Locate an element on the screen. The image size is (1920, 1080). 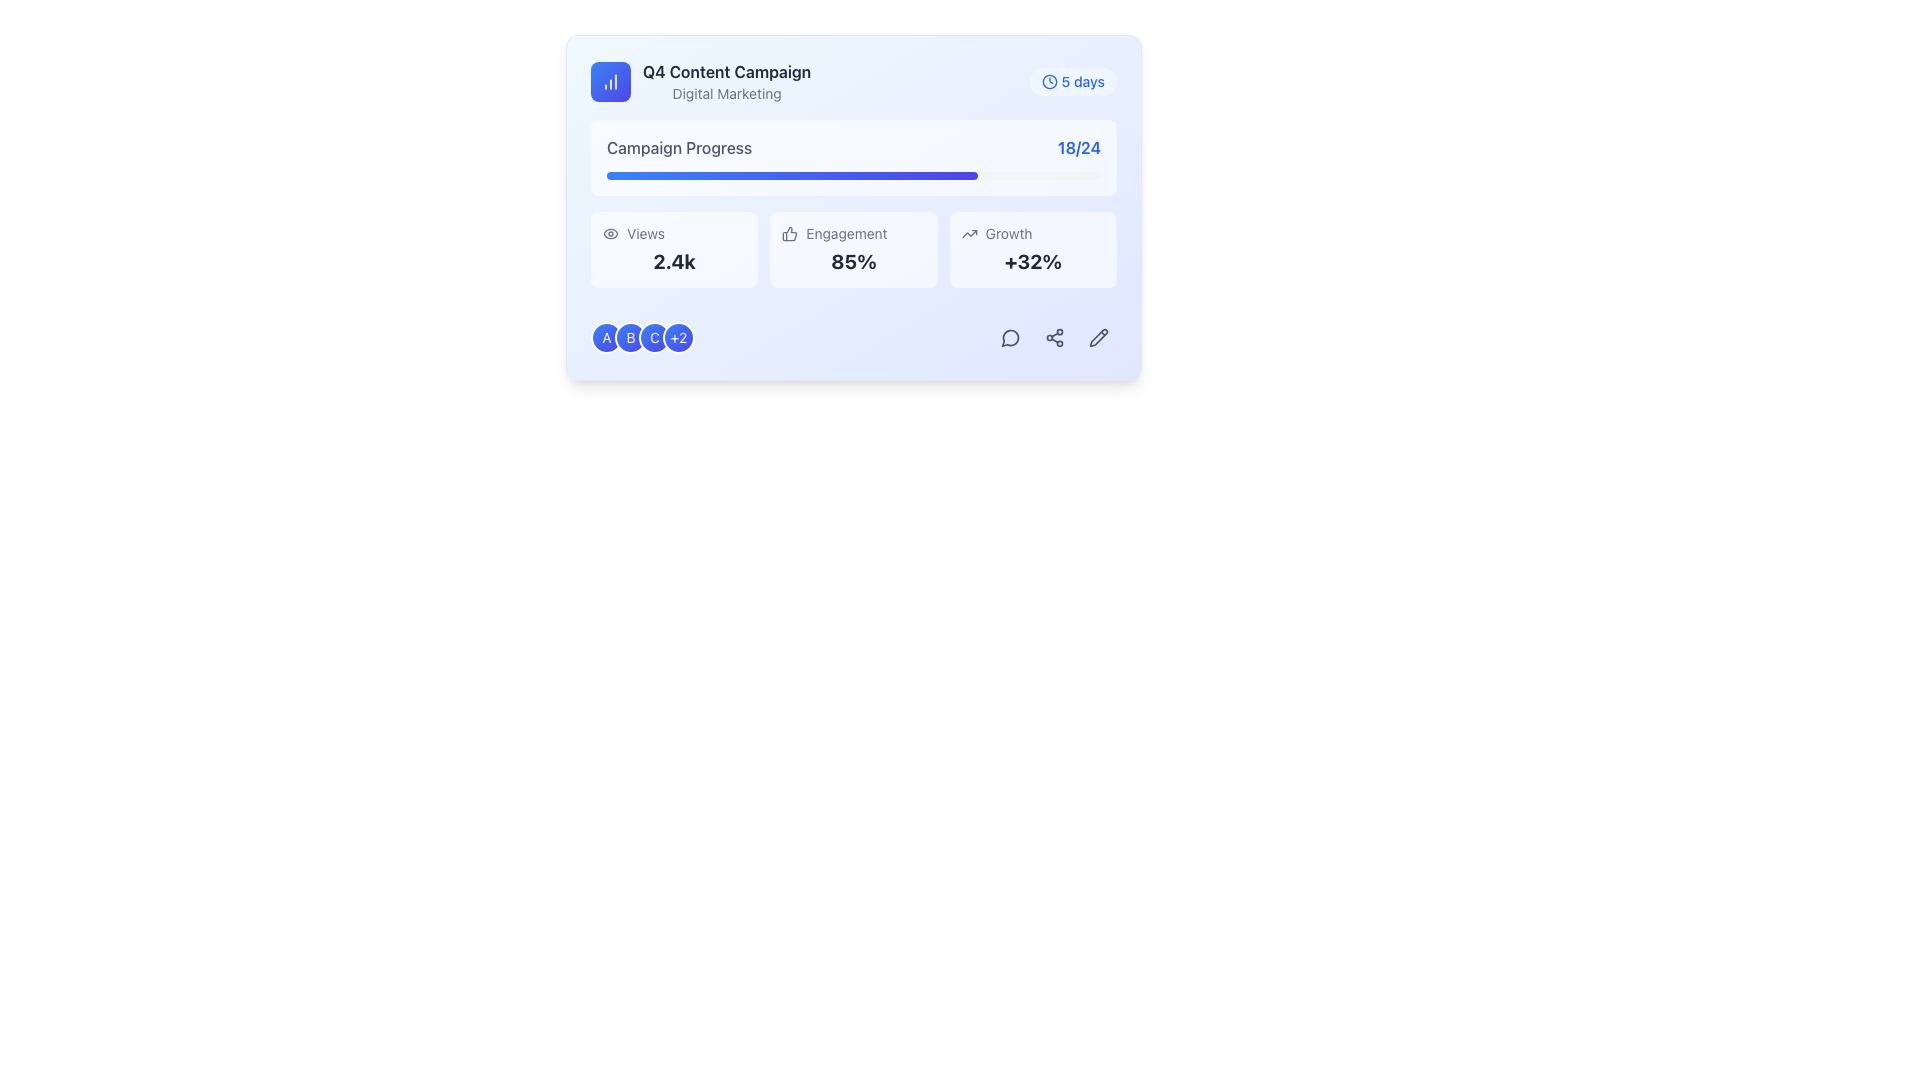
text content of the Text Label element displaying '85%' that is centrally positioned under the label 'Engagement' is located at coordinates (854, 260).